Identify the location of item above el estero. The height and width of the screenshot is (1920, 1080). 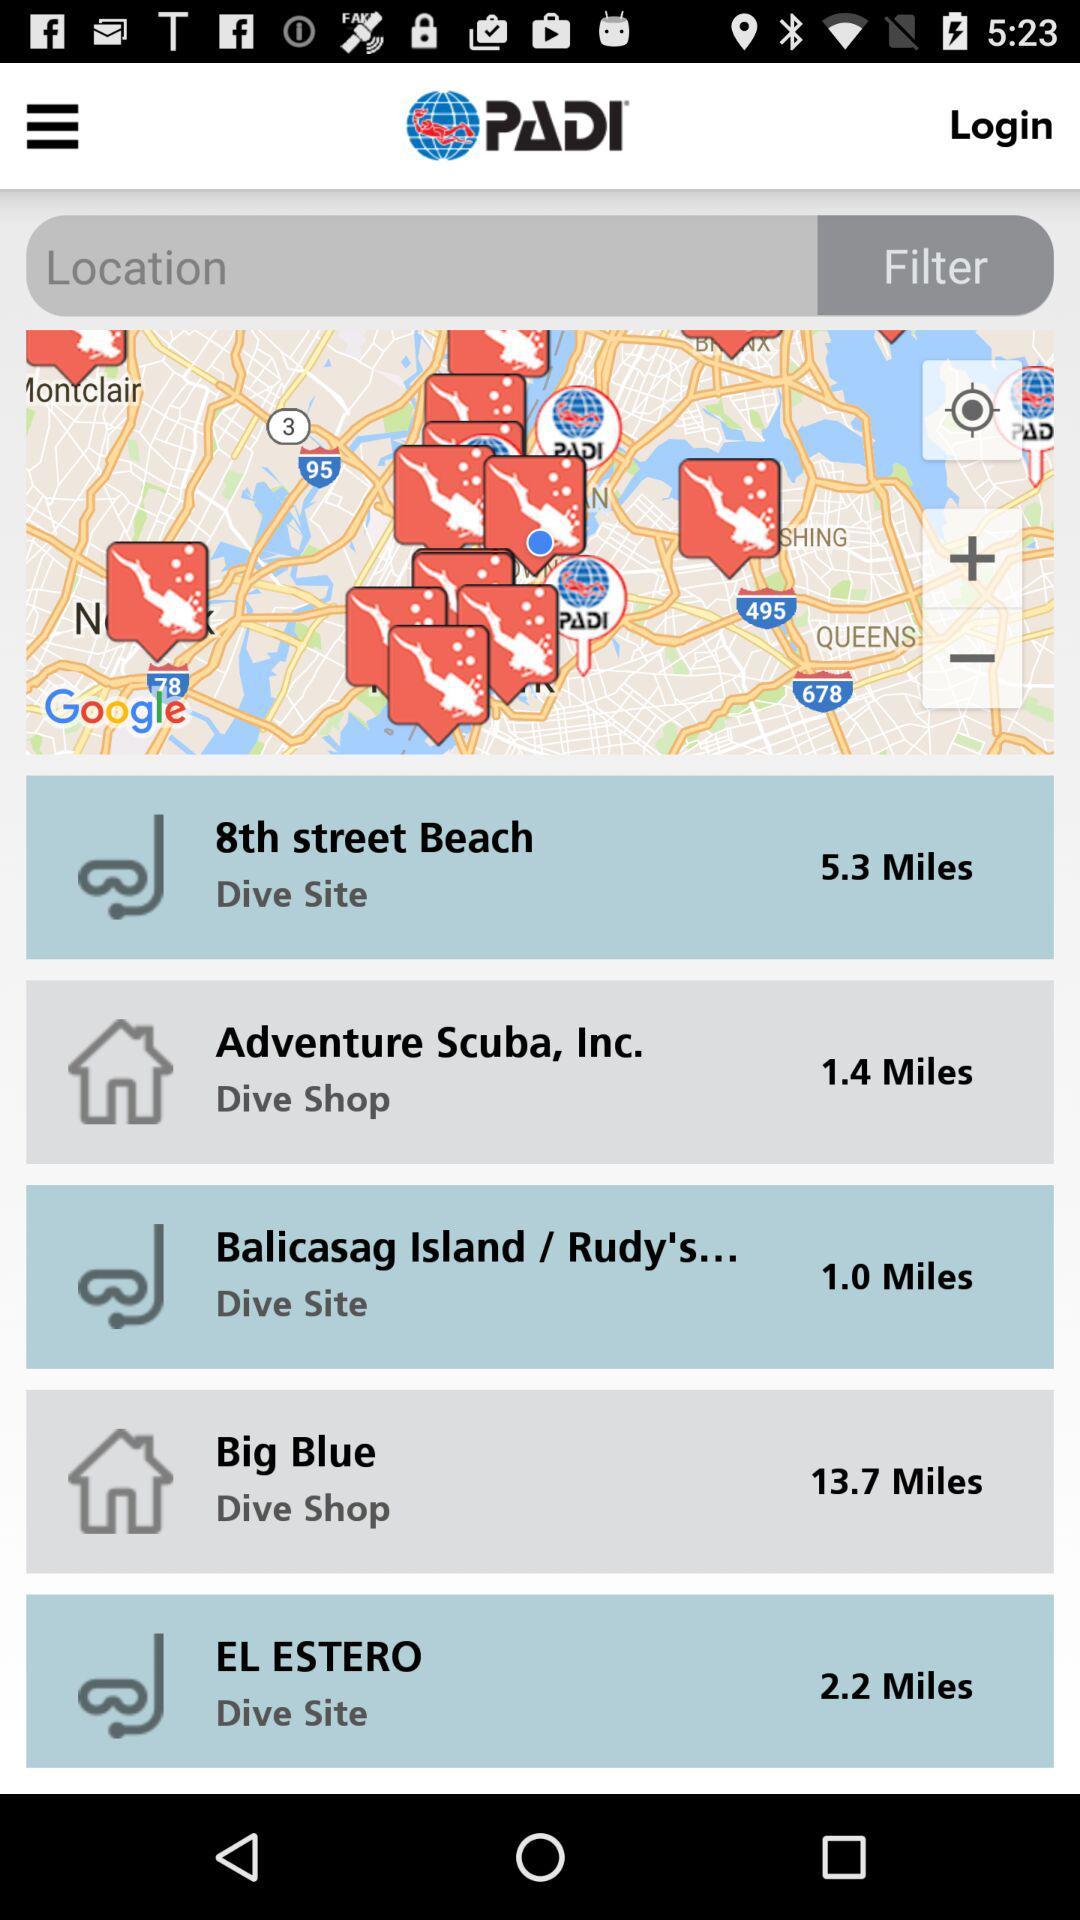
(909, 1481).